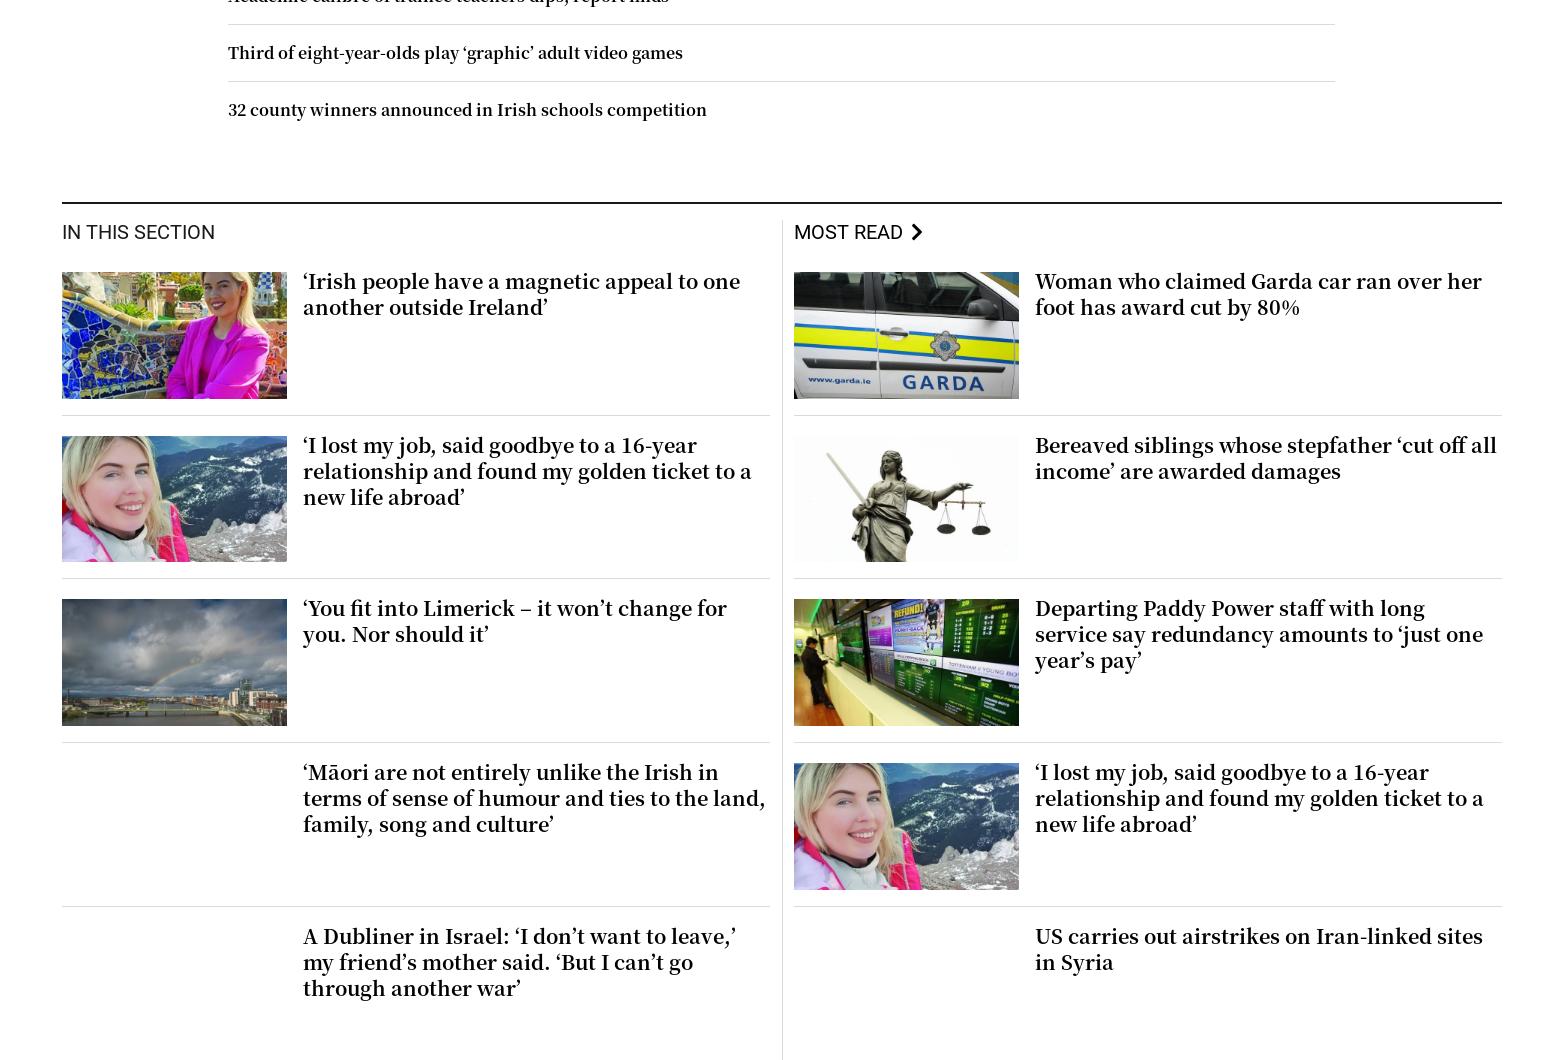 Image resolution: width=1563 pixels, height=1060 pixels. I want to click on '‘You fit into Limerick – it won’t change for you. Nor should it’', so click(513, 620).